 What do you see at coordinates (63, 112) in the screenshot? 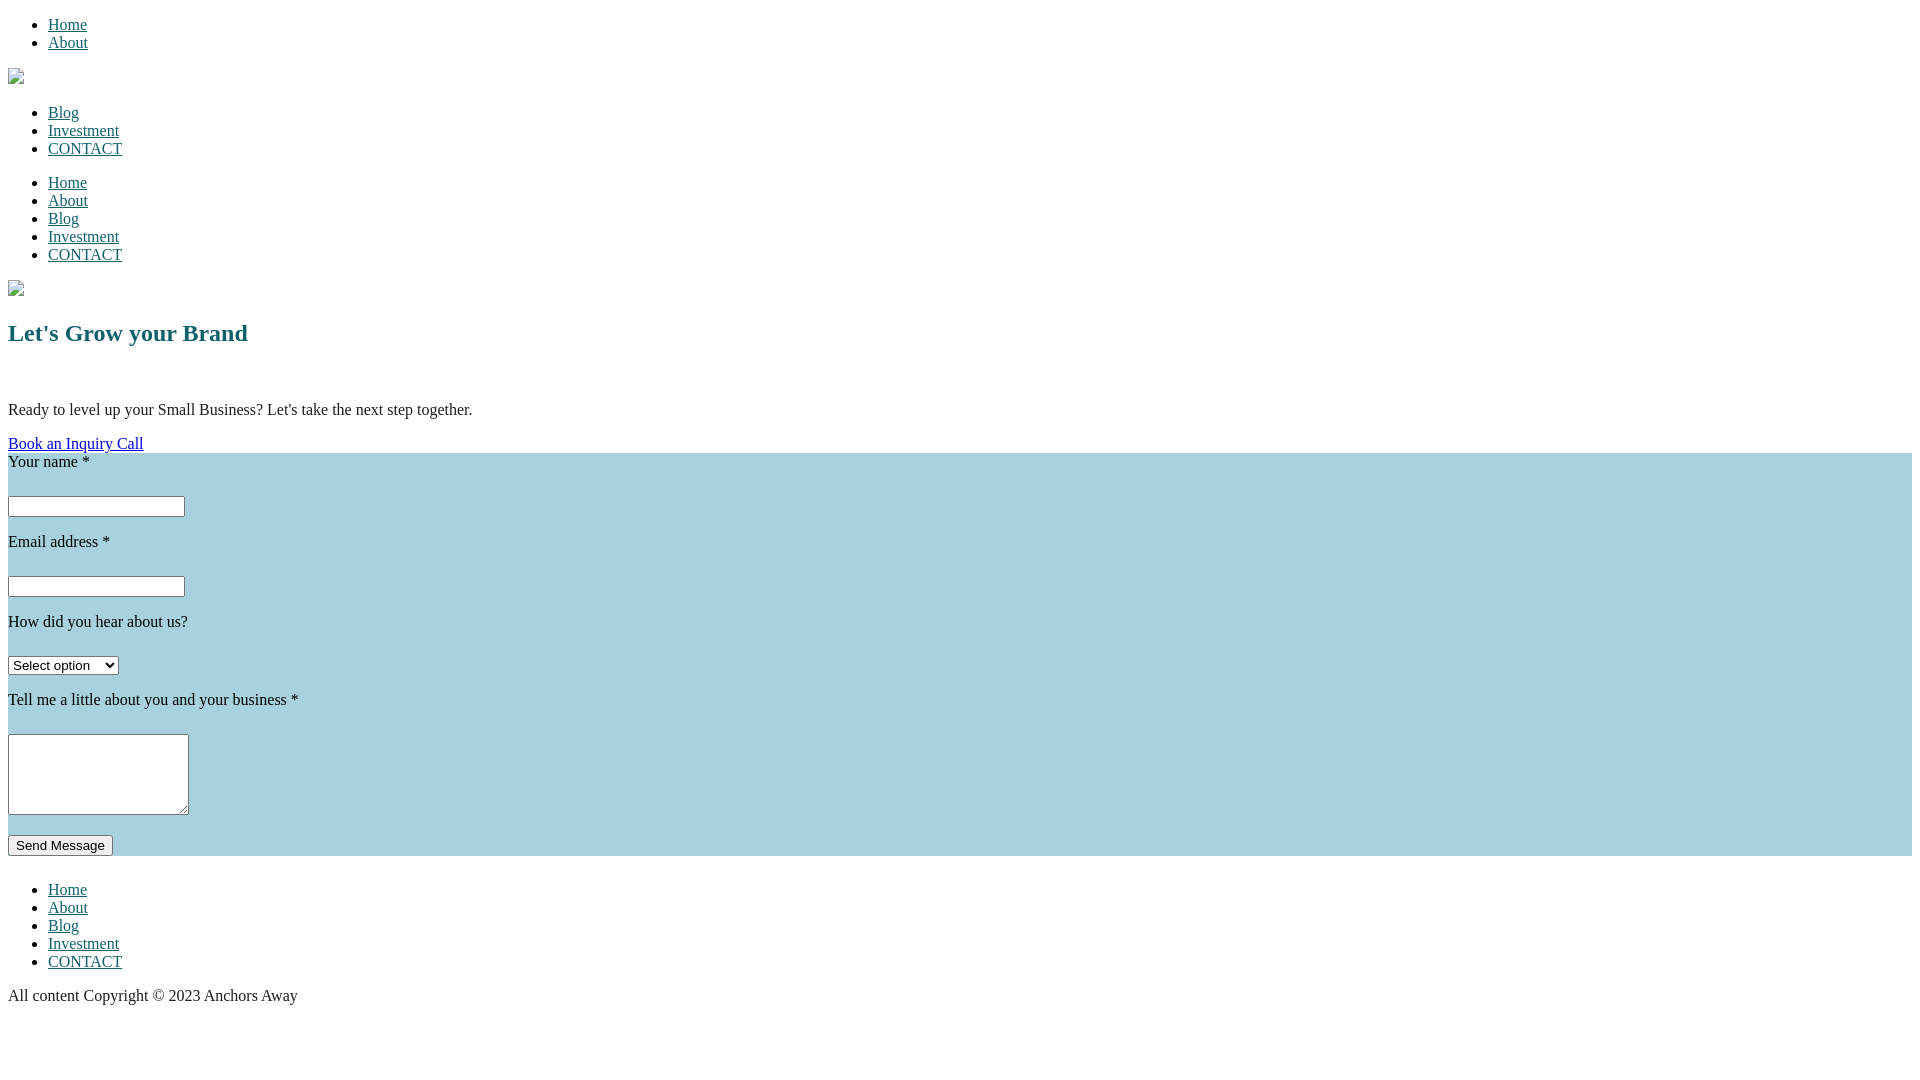
I see `'Blog'` at bounding box center [63, 112].